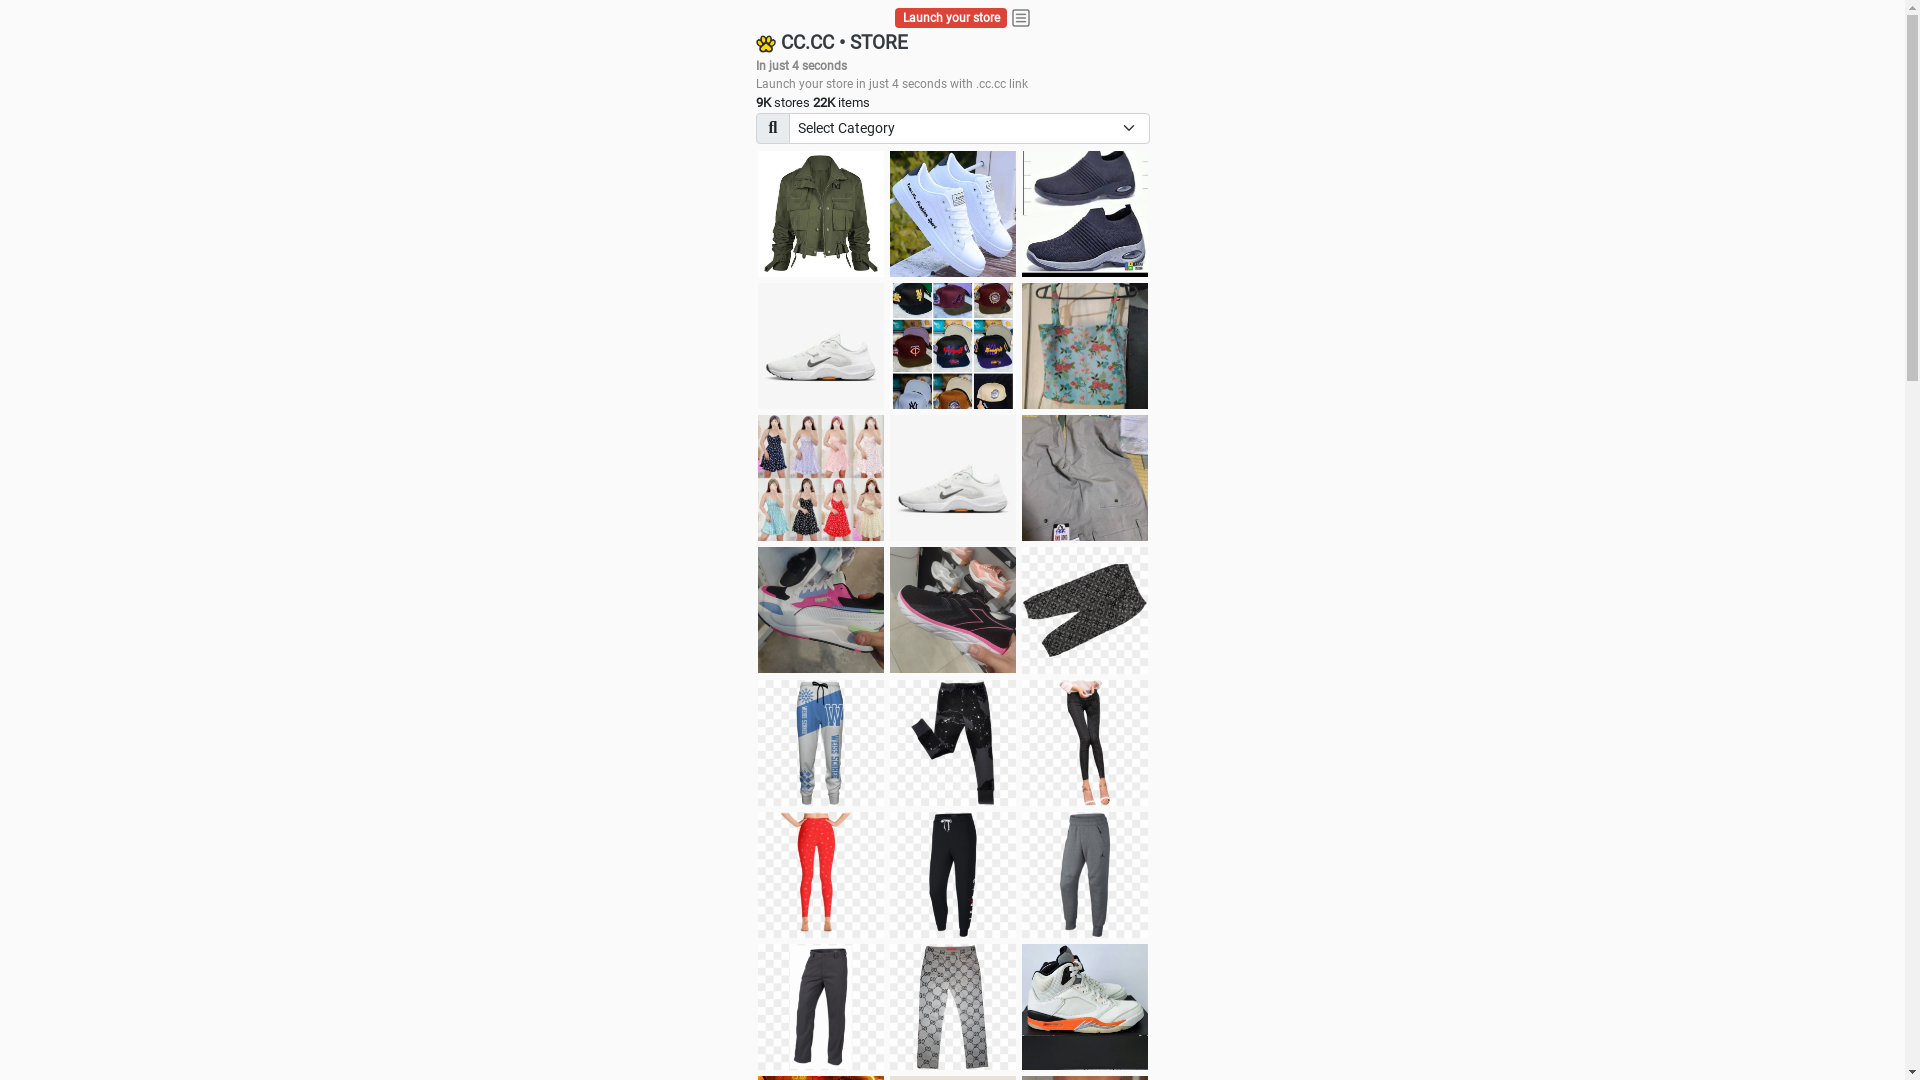 This screenshot has height=1080, width=1920. I want to click on 'white shoes', so click(952, 213).